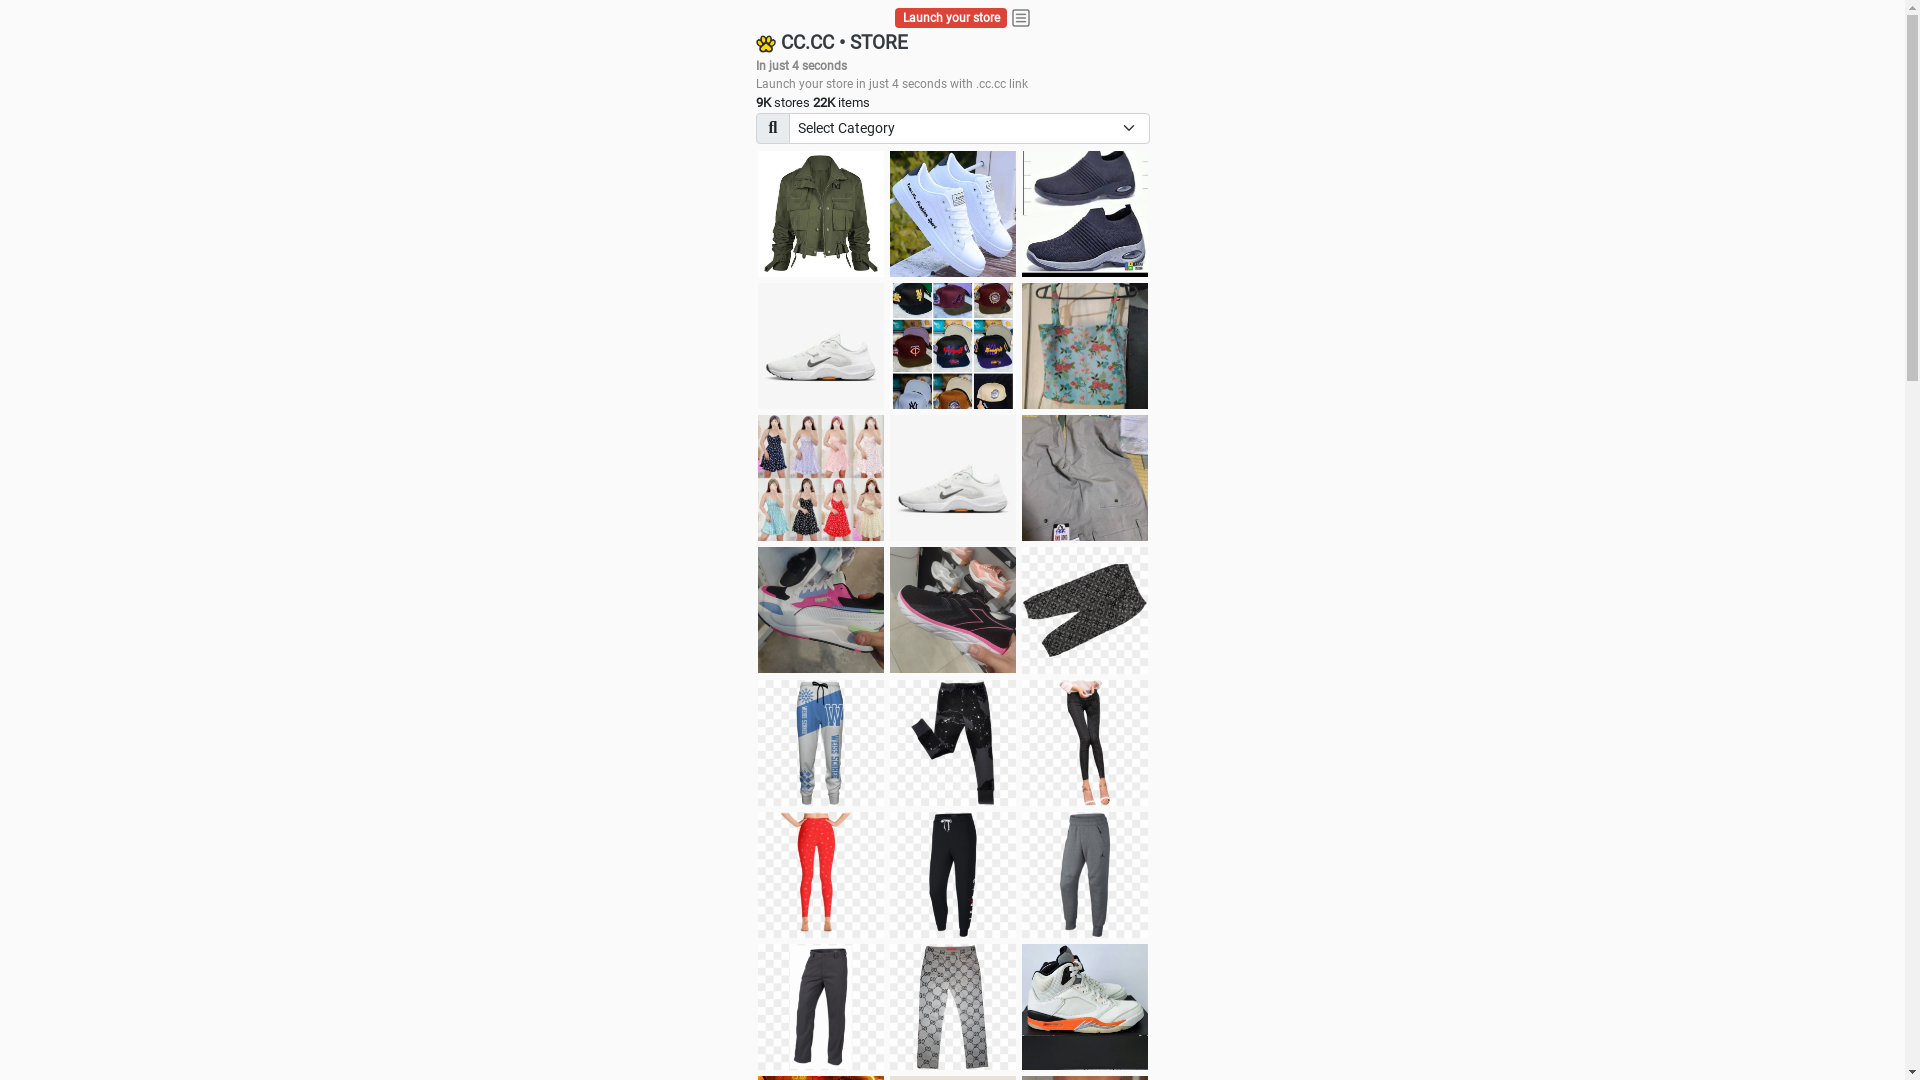 This screenshot has height=1080, width=1920. I want to click on 'white shoes', so click(952, 213).